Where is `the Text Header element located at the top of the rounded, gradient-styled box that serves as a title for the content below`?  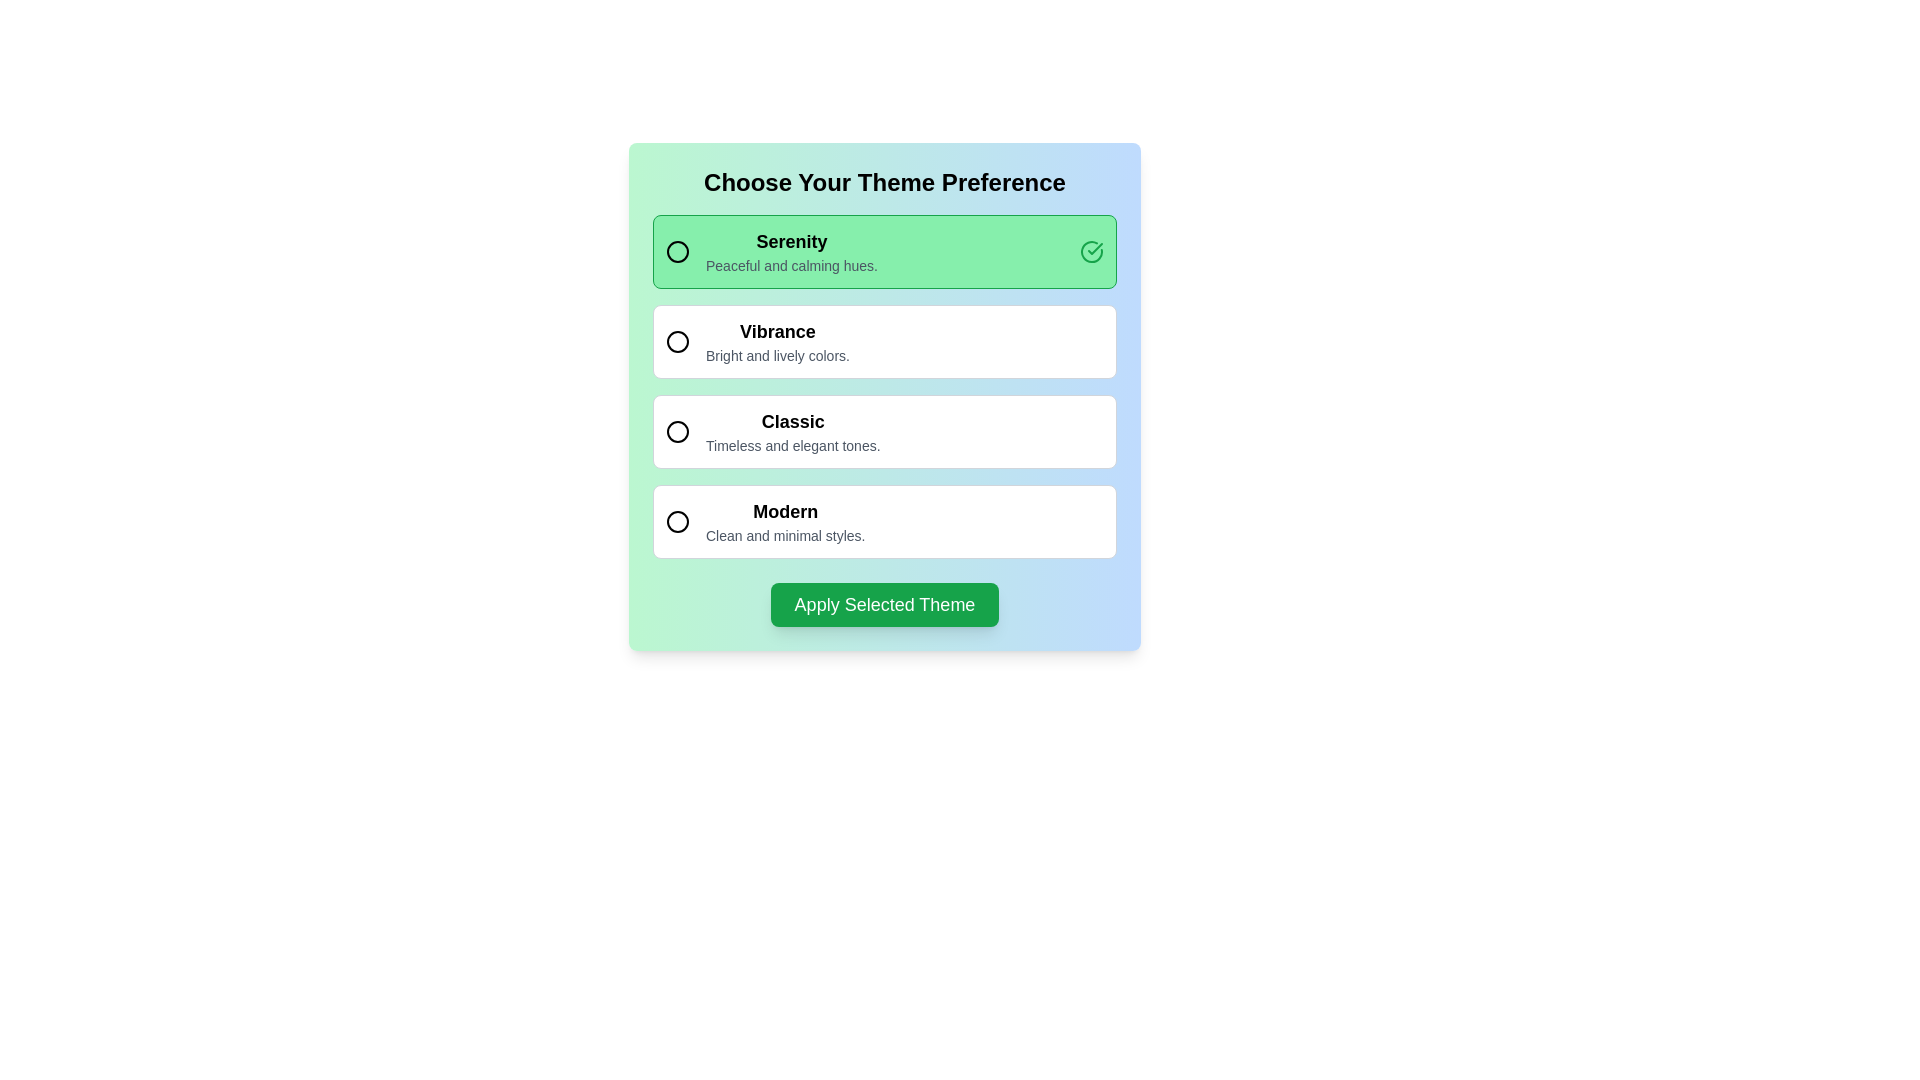 the Text Header element located at the top of the rounded, gradient-styled box that serves as a title for the content below is located at coordinates (883, 182).